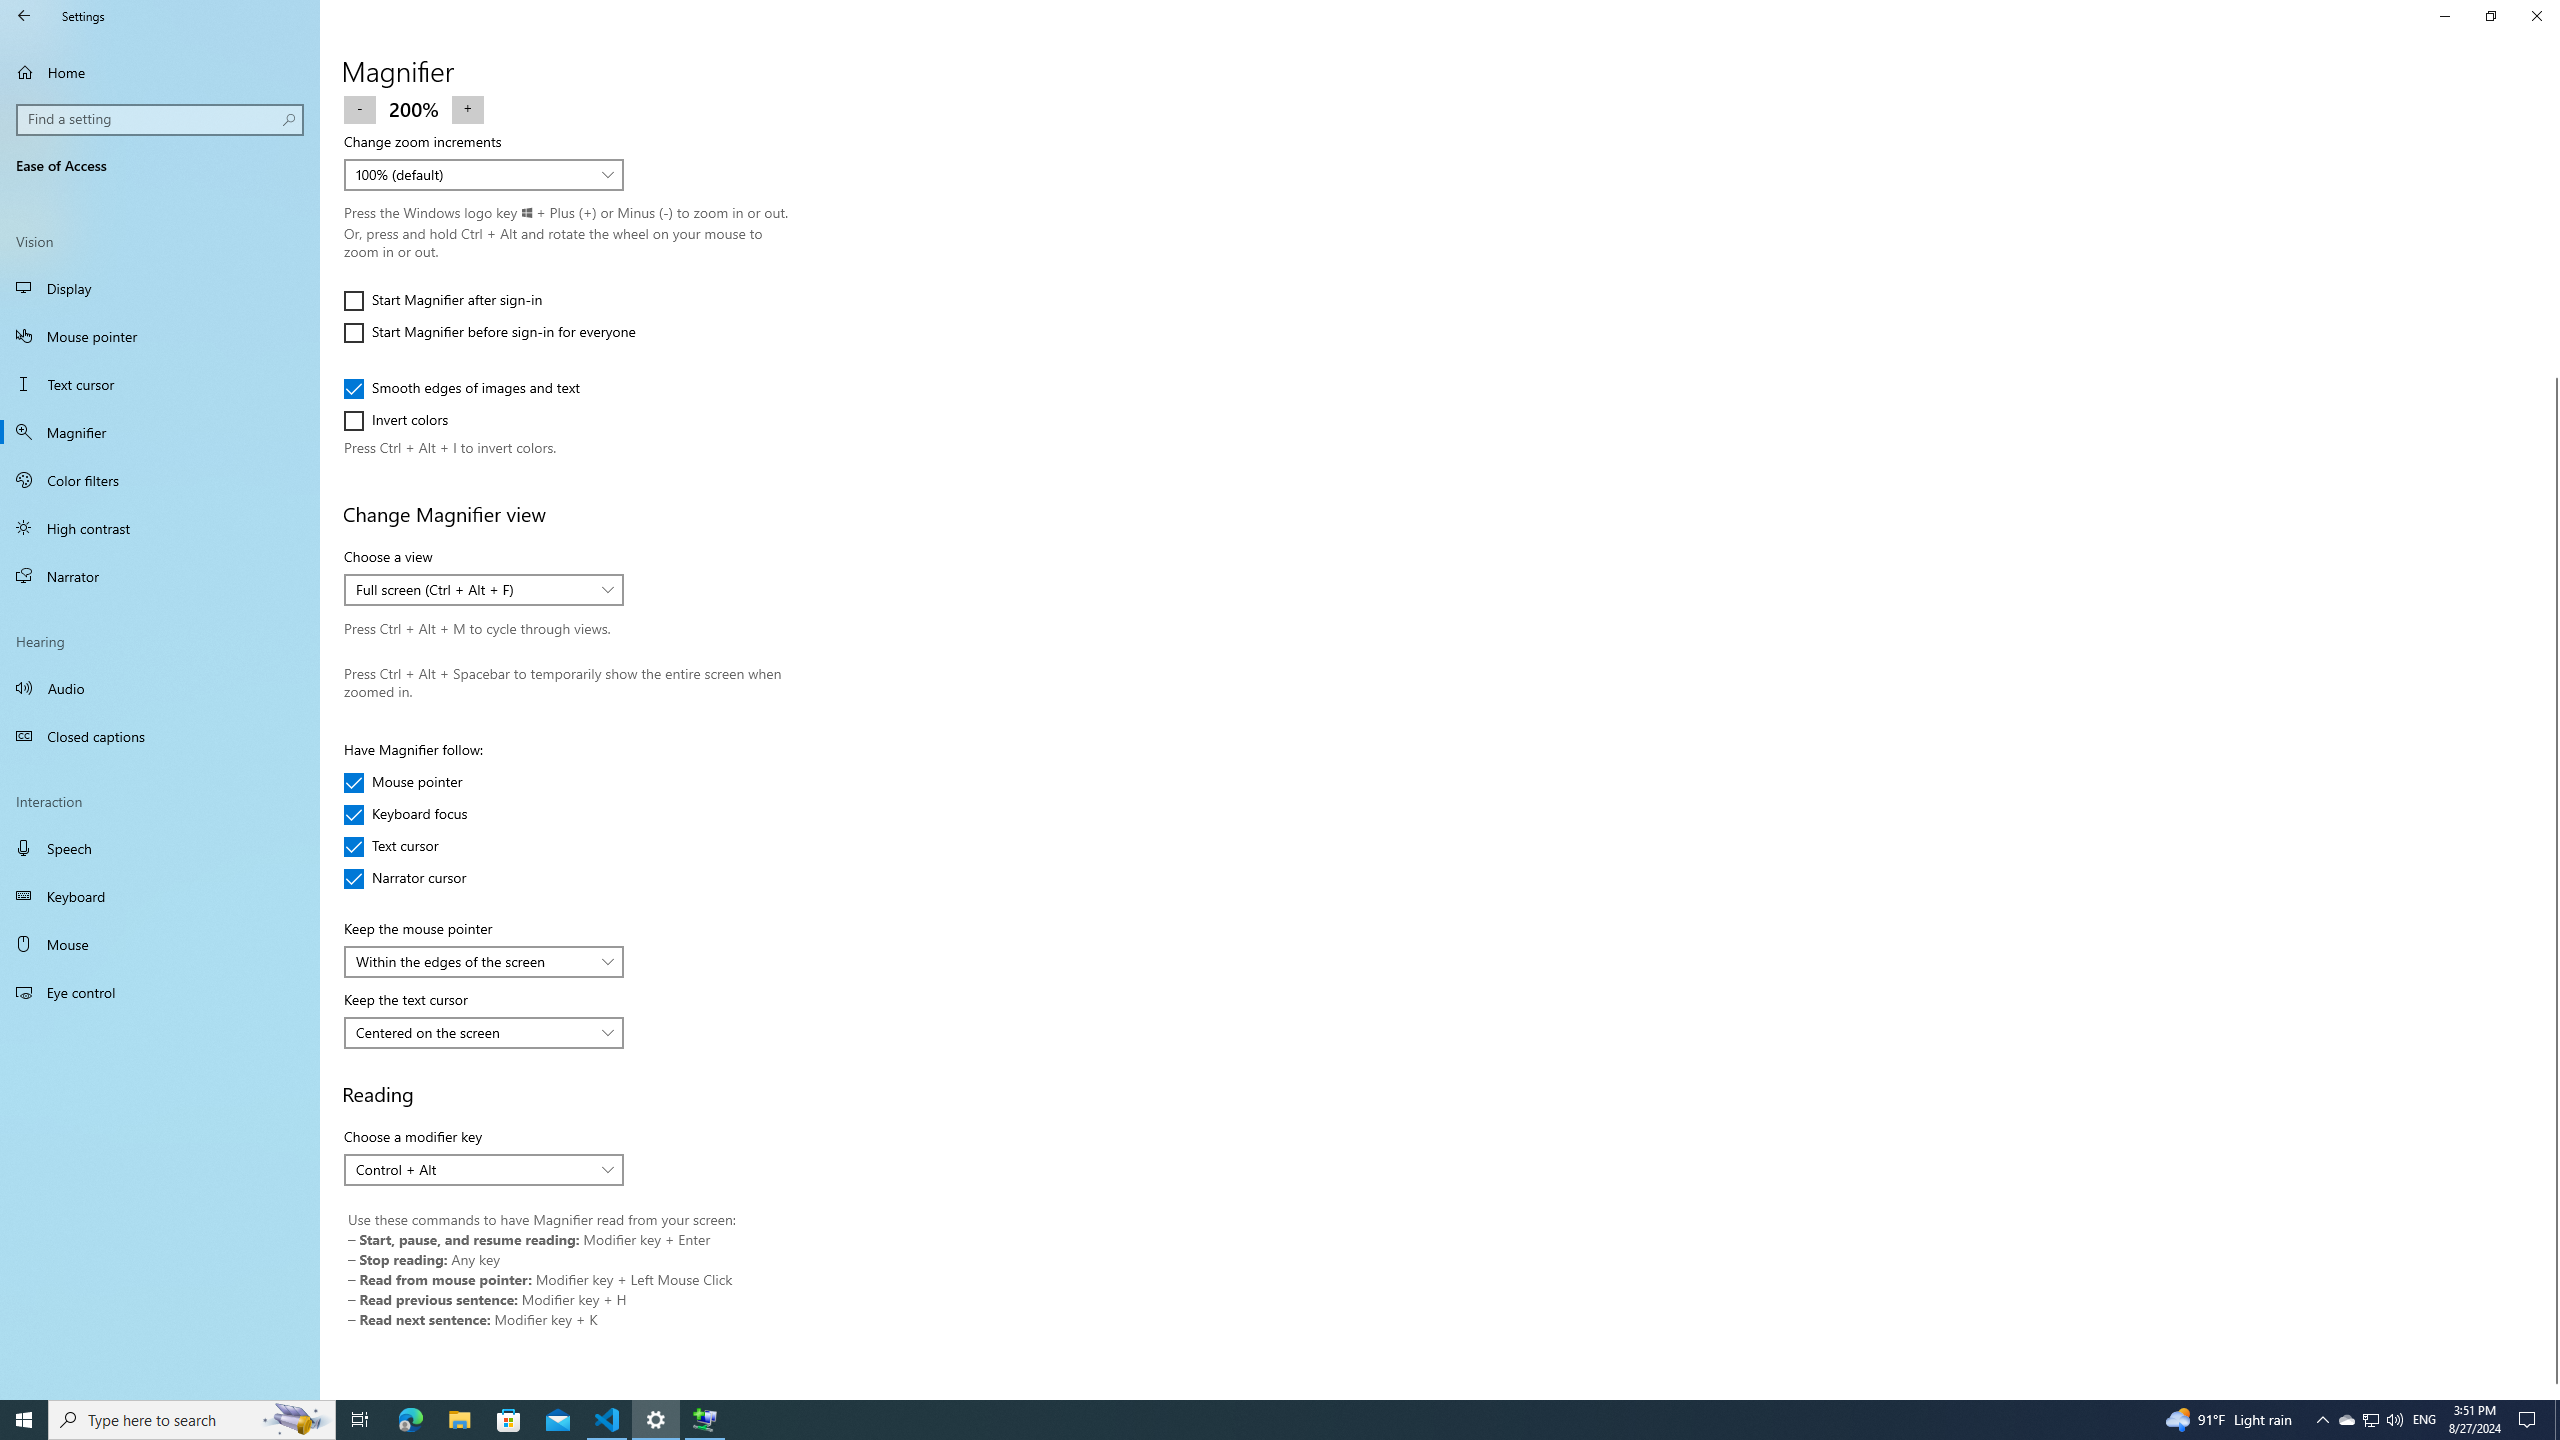 The height and width of the screenshot is (1440, 2560). Describe the element at coordinates (705, 1418) in the screenshot. I see `'Extensible Wizards Host Process - 1 running window'` at that location.